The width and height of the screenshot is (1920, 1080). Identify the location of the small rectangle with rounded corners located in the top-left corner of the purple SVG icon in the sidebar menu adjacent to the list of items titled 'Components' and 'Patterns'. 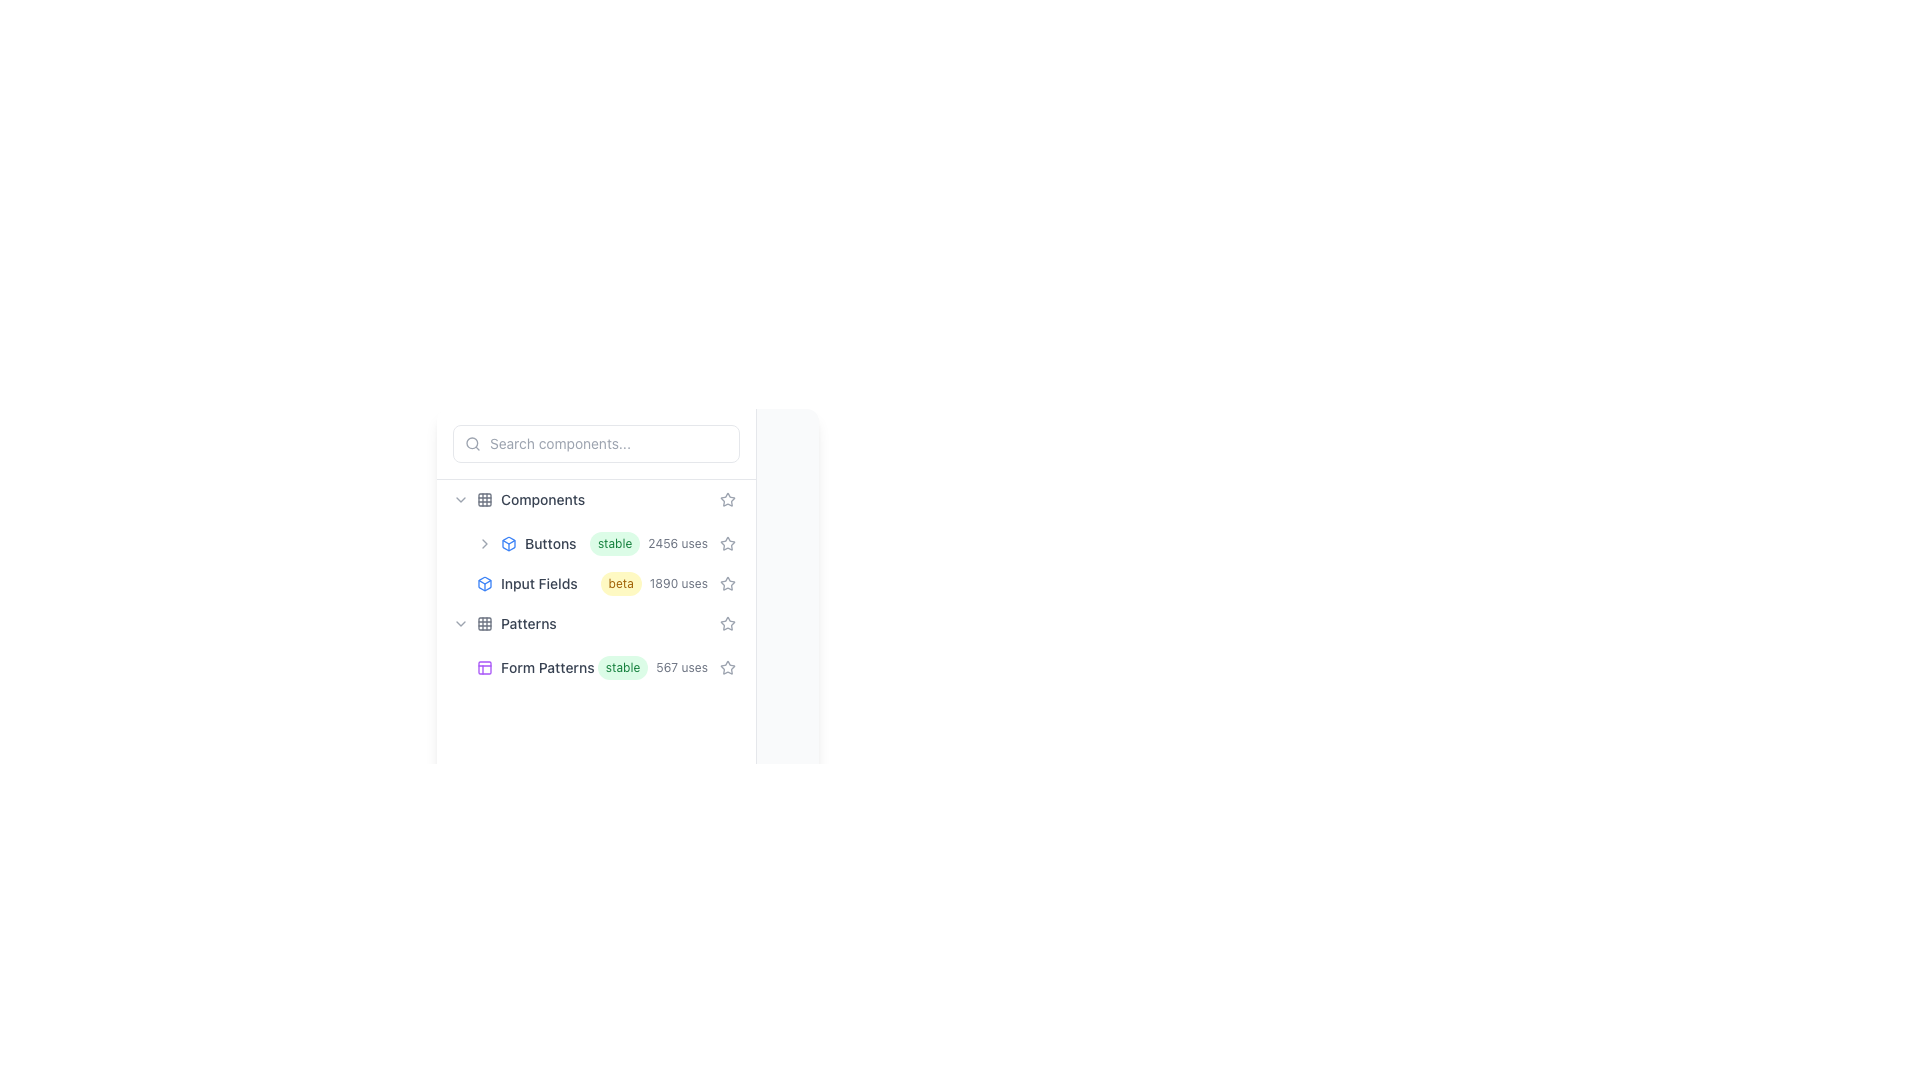
(484, 667).